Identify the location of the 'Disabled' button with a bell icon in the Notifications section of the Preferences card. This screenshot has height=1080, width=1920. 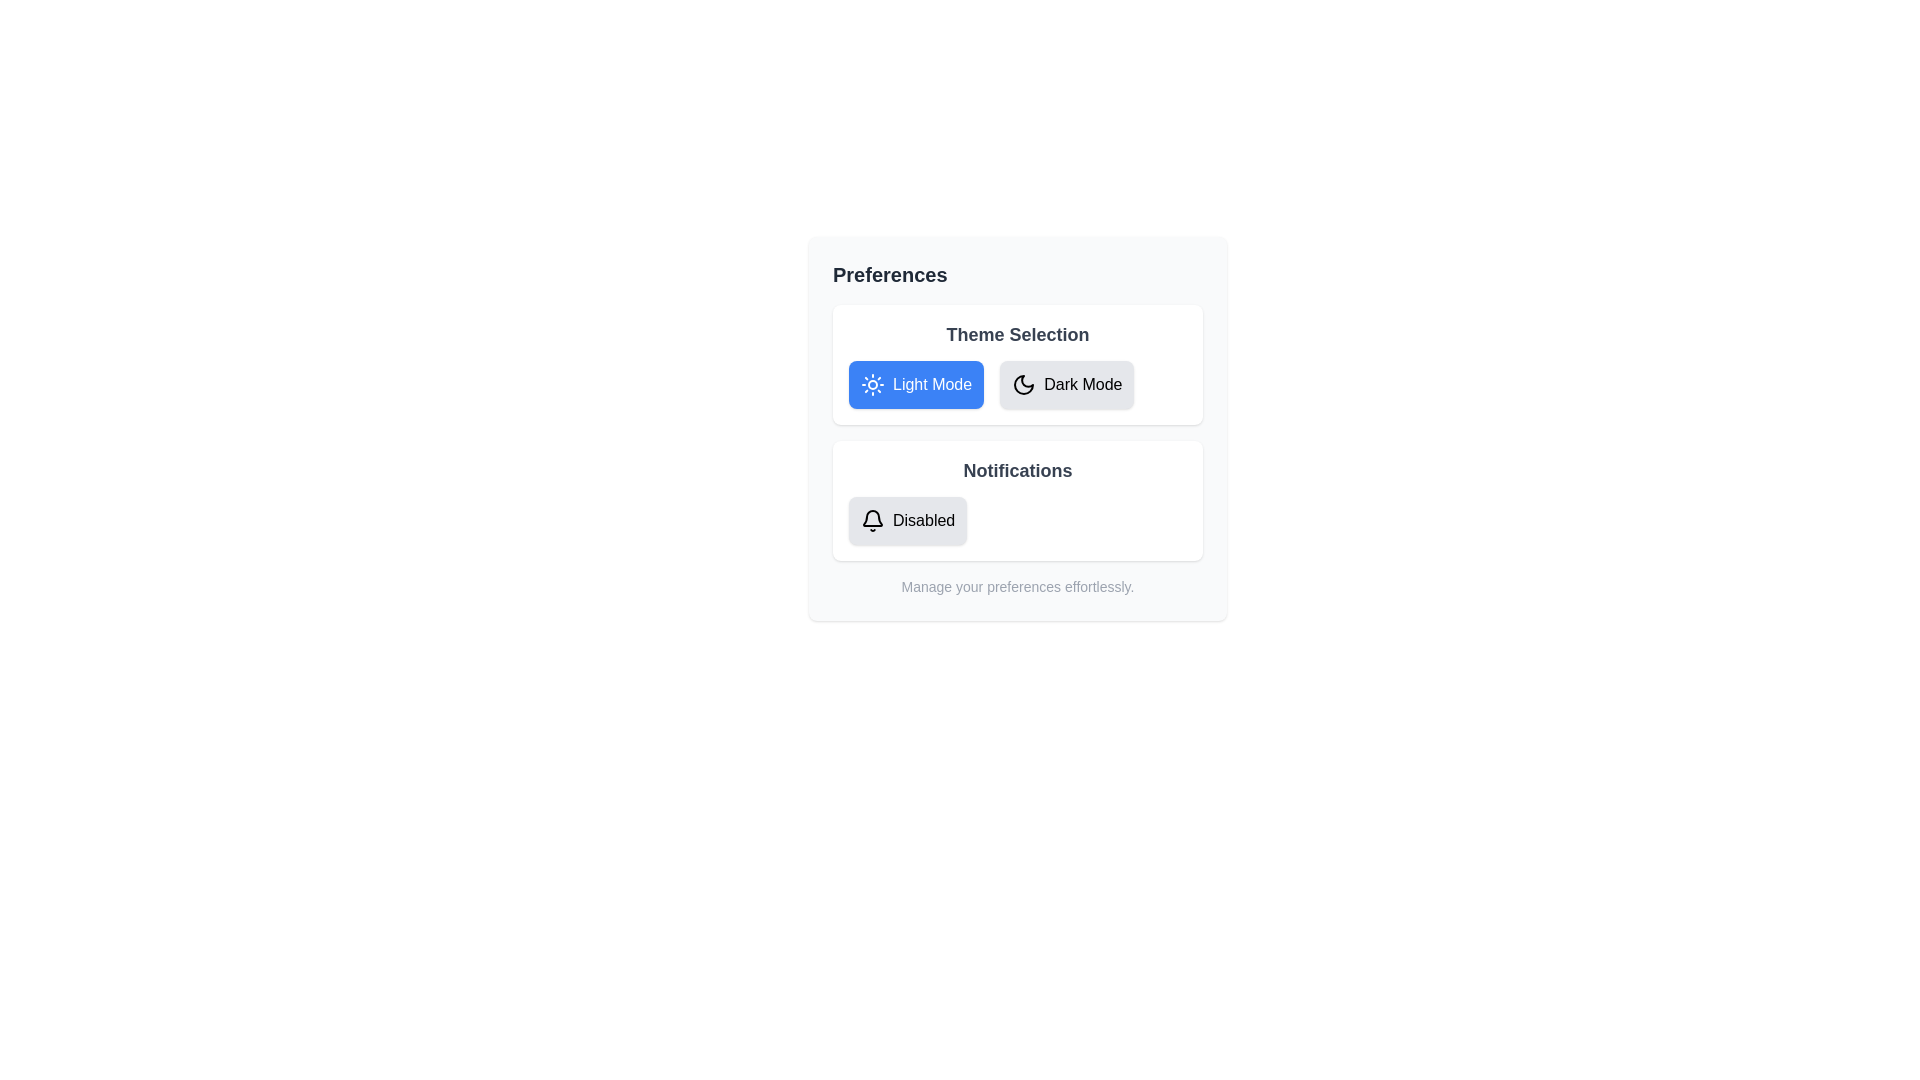
(906, 519).